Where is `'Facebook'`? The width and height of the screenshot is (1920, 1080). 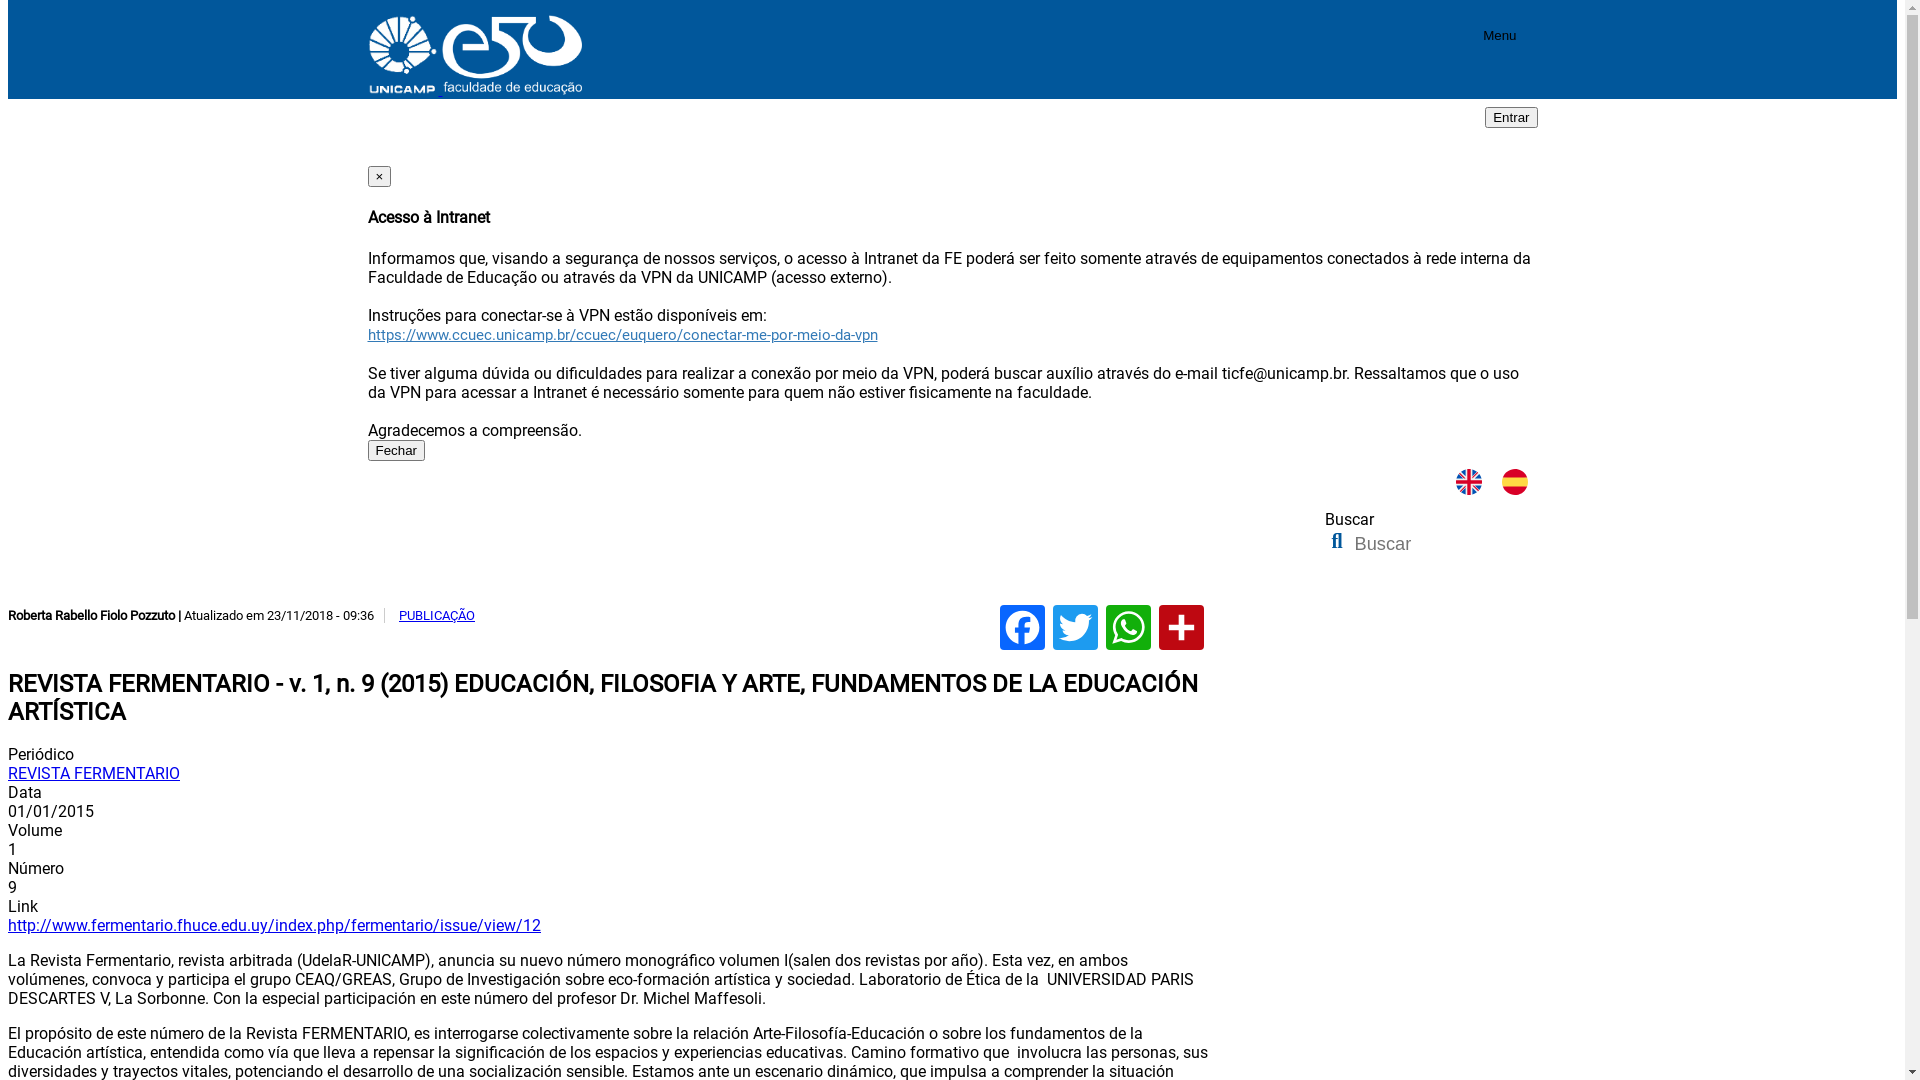 'Facebook' is located at coordinates (1022, 626).